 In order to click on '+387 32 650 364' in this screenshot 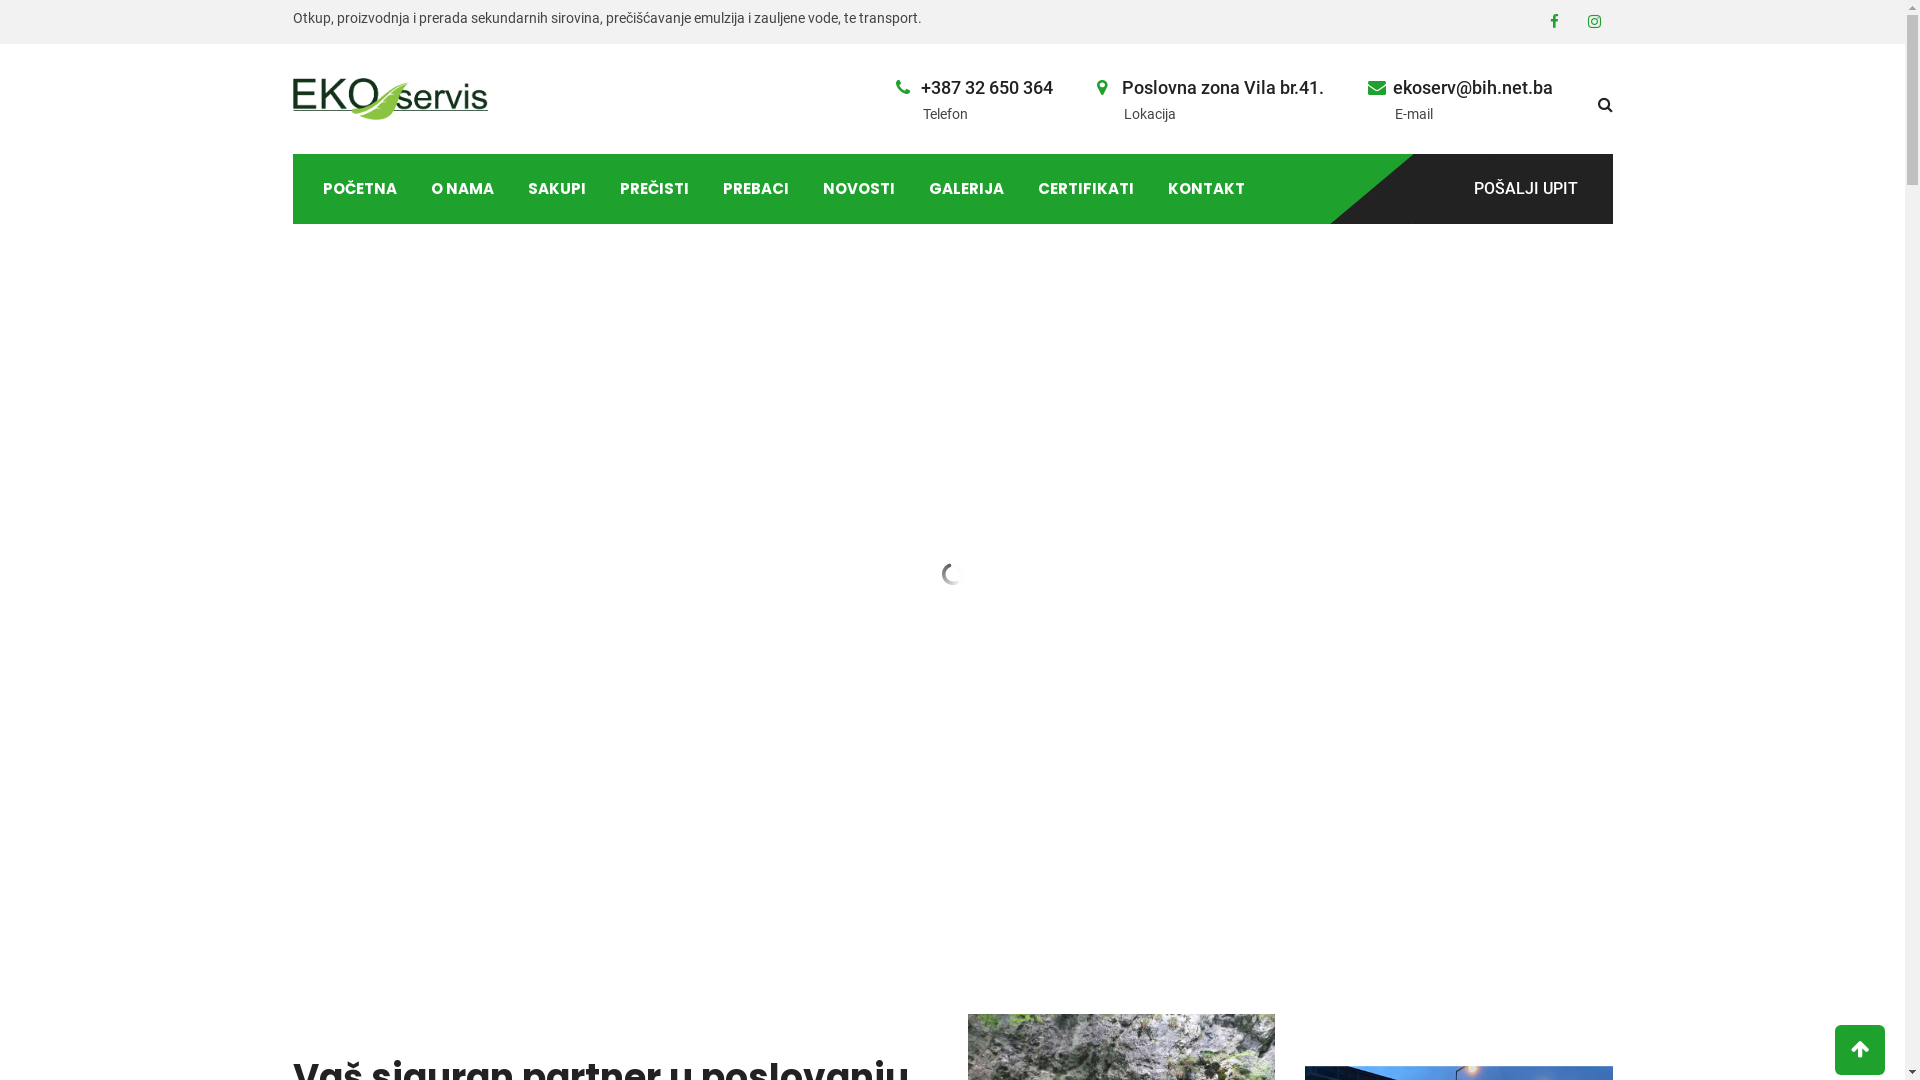, I will do `click(985, 86)`.